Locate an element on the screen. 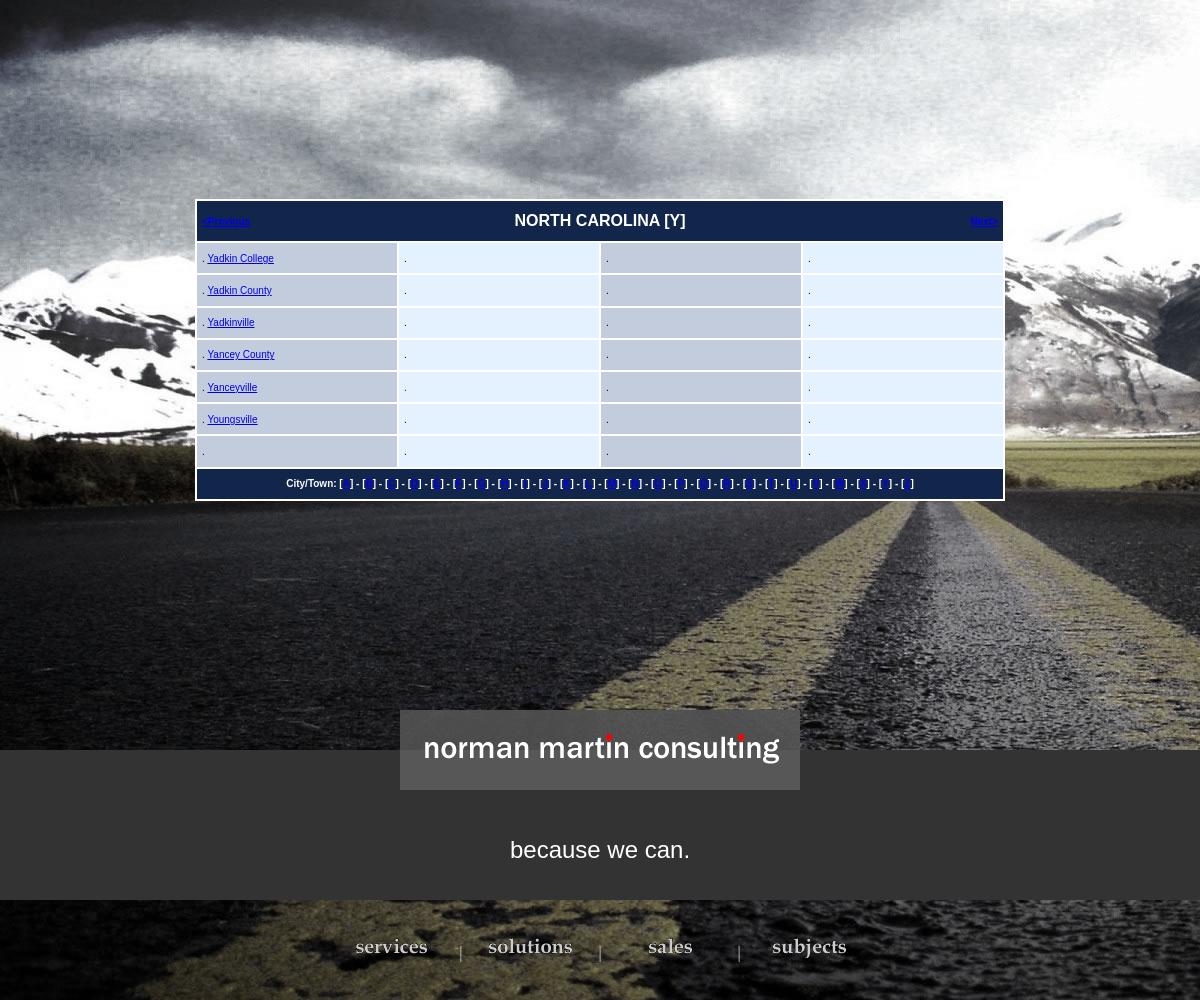  'Youngsville' is located at coordinates (230, 418).